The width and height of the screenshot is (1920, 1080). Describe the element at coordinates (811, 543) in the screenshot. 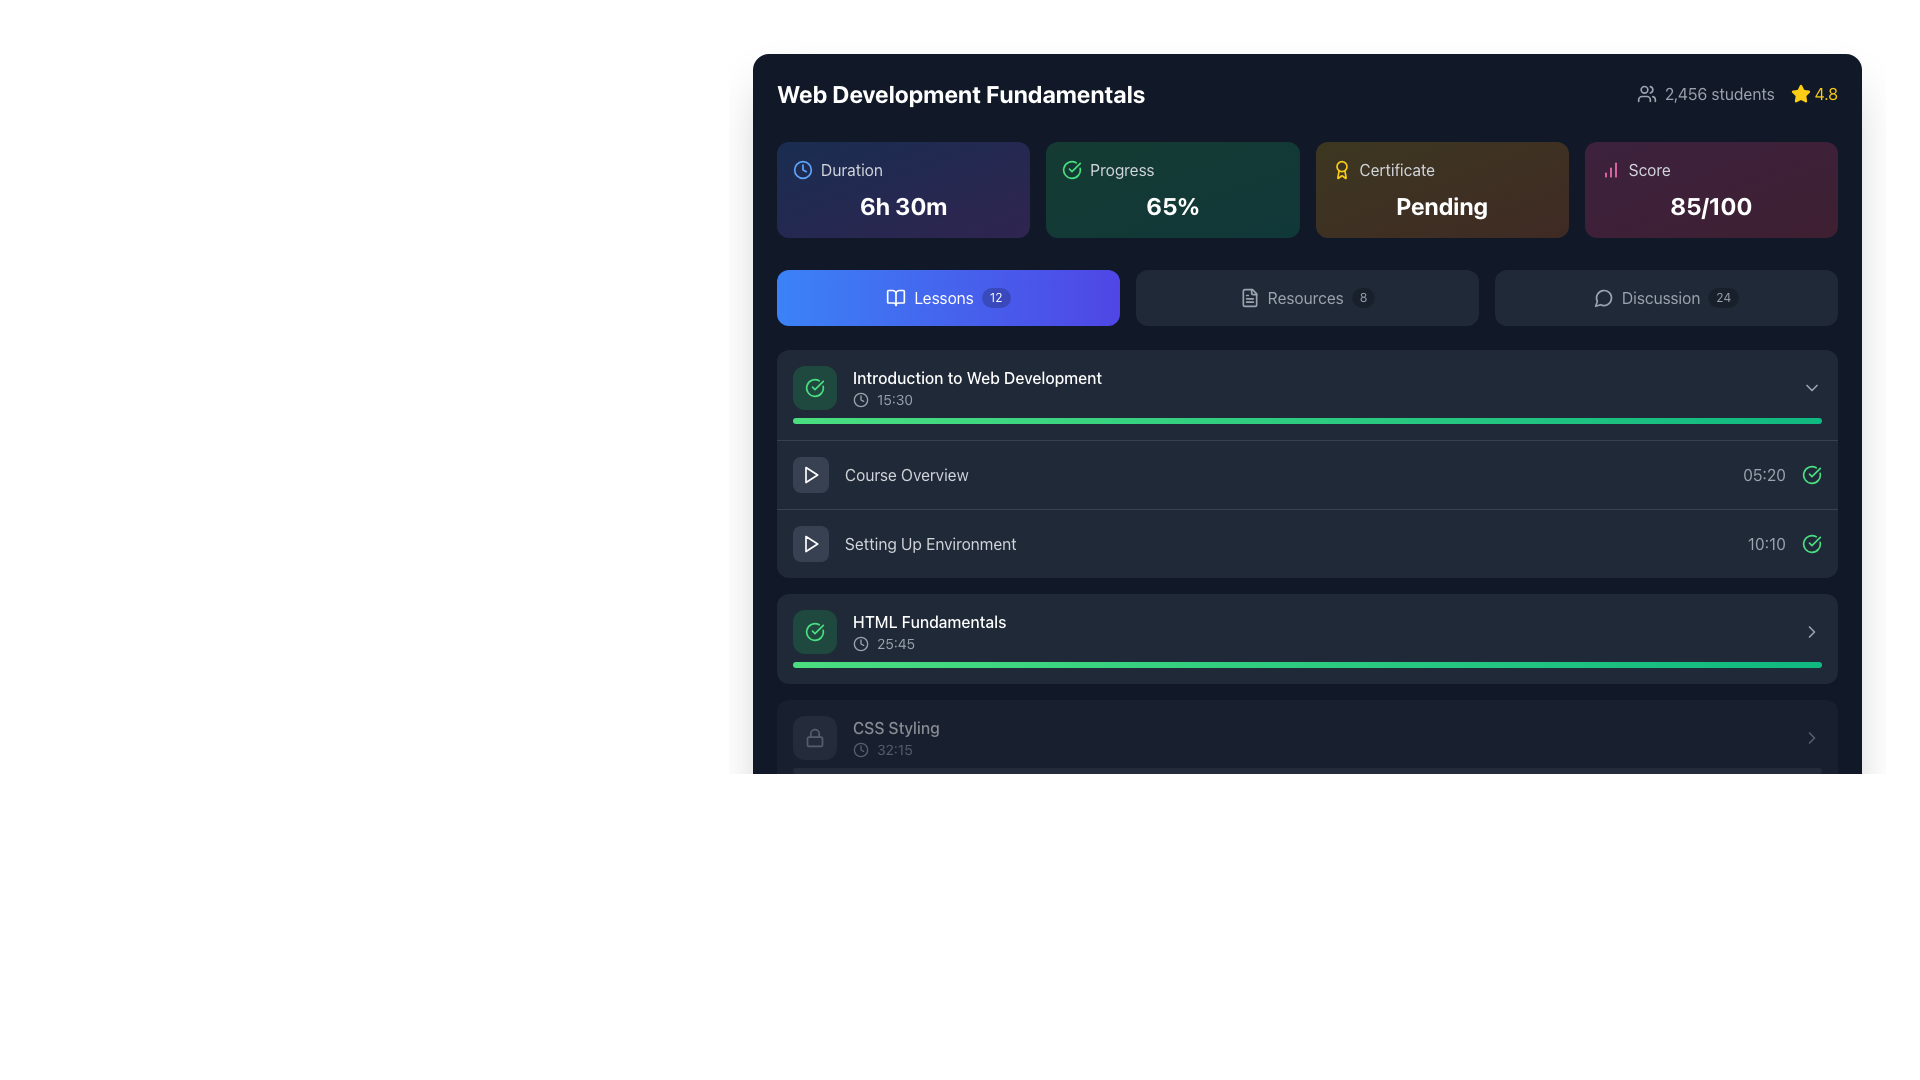

I see `the white play icon located within the button for the 'Setting Up Environment' course item, positioned in the third row of the course list` at that location.